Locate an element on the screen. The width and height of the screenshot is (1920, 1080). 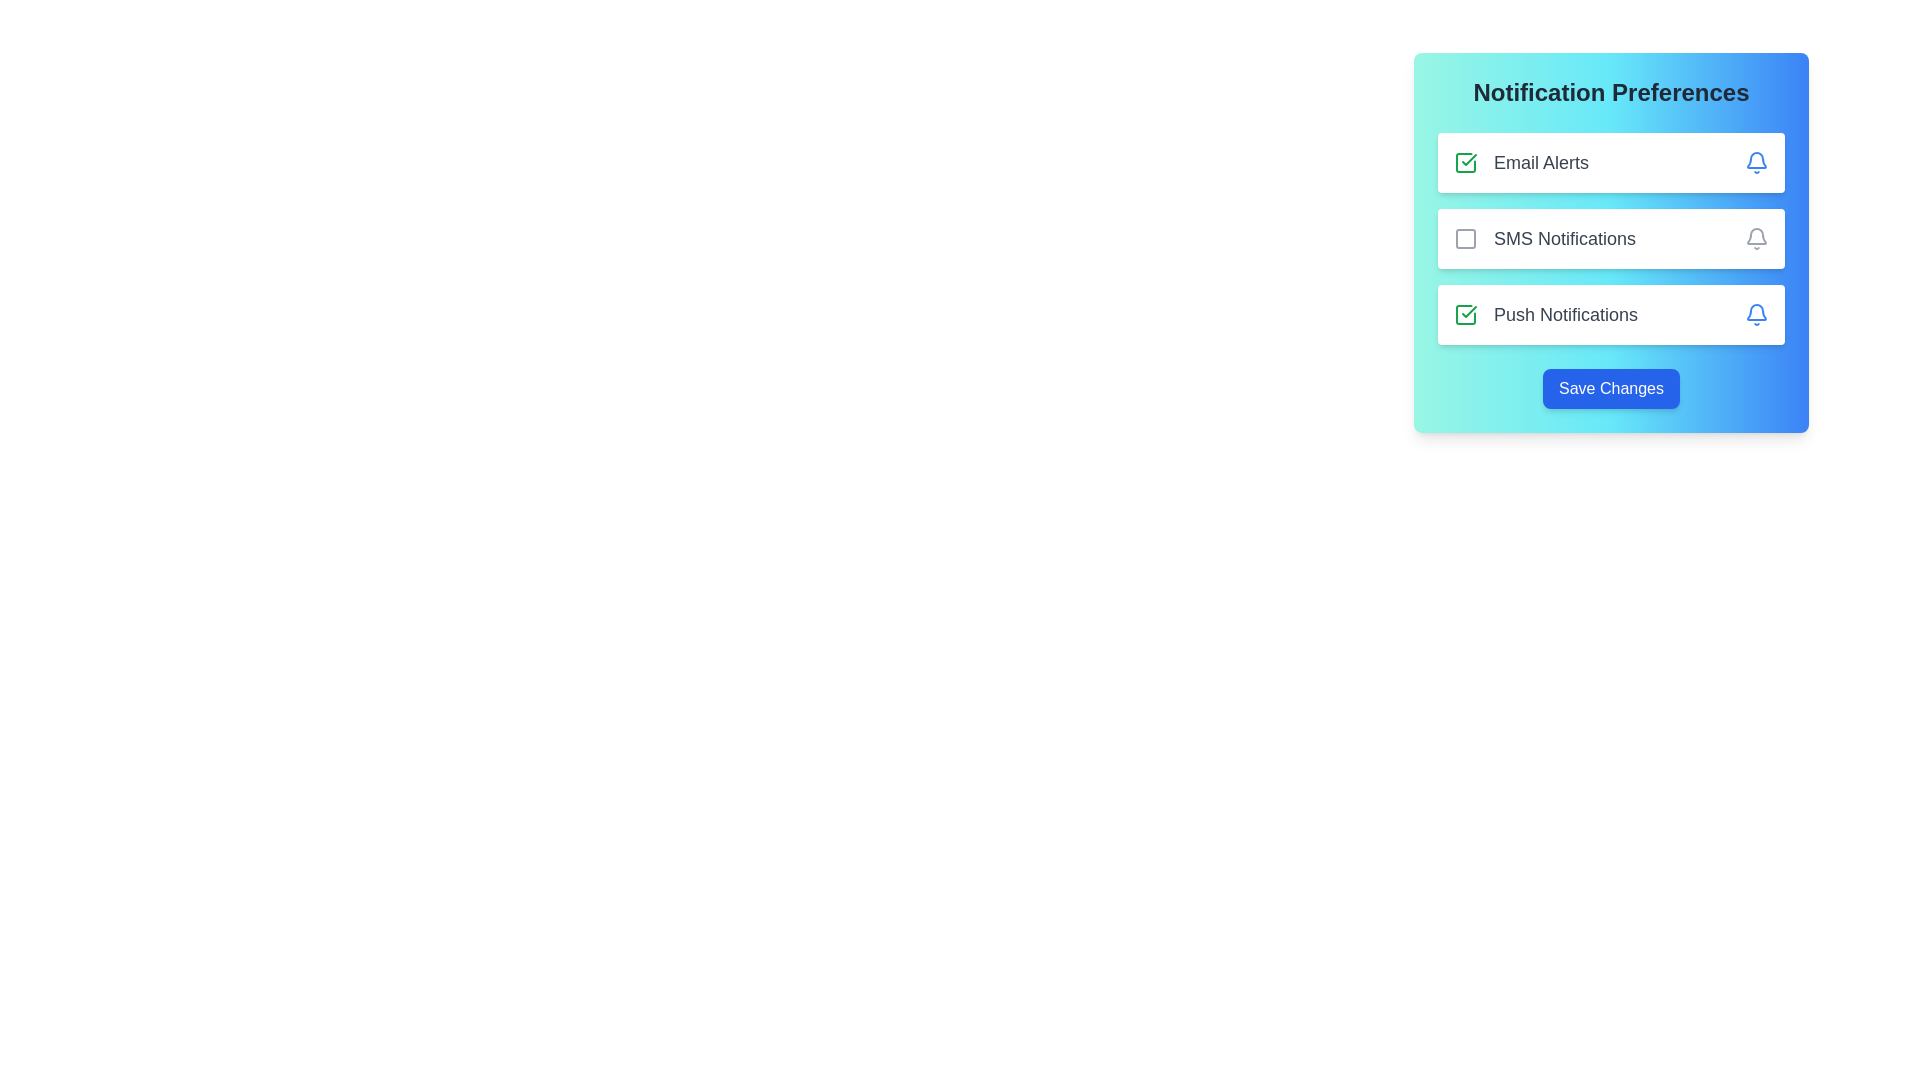
the text label displaying 'SMS Notifications' which is in gray color, bold, and medium-sized font, located between a checkbox and a bell icon is located at coordinates (1563, 238).